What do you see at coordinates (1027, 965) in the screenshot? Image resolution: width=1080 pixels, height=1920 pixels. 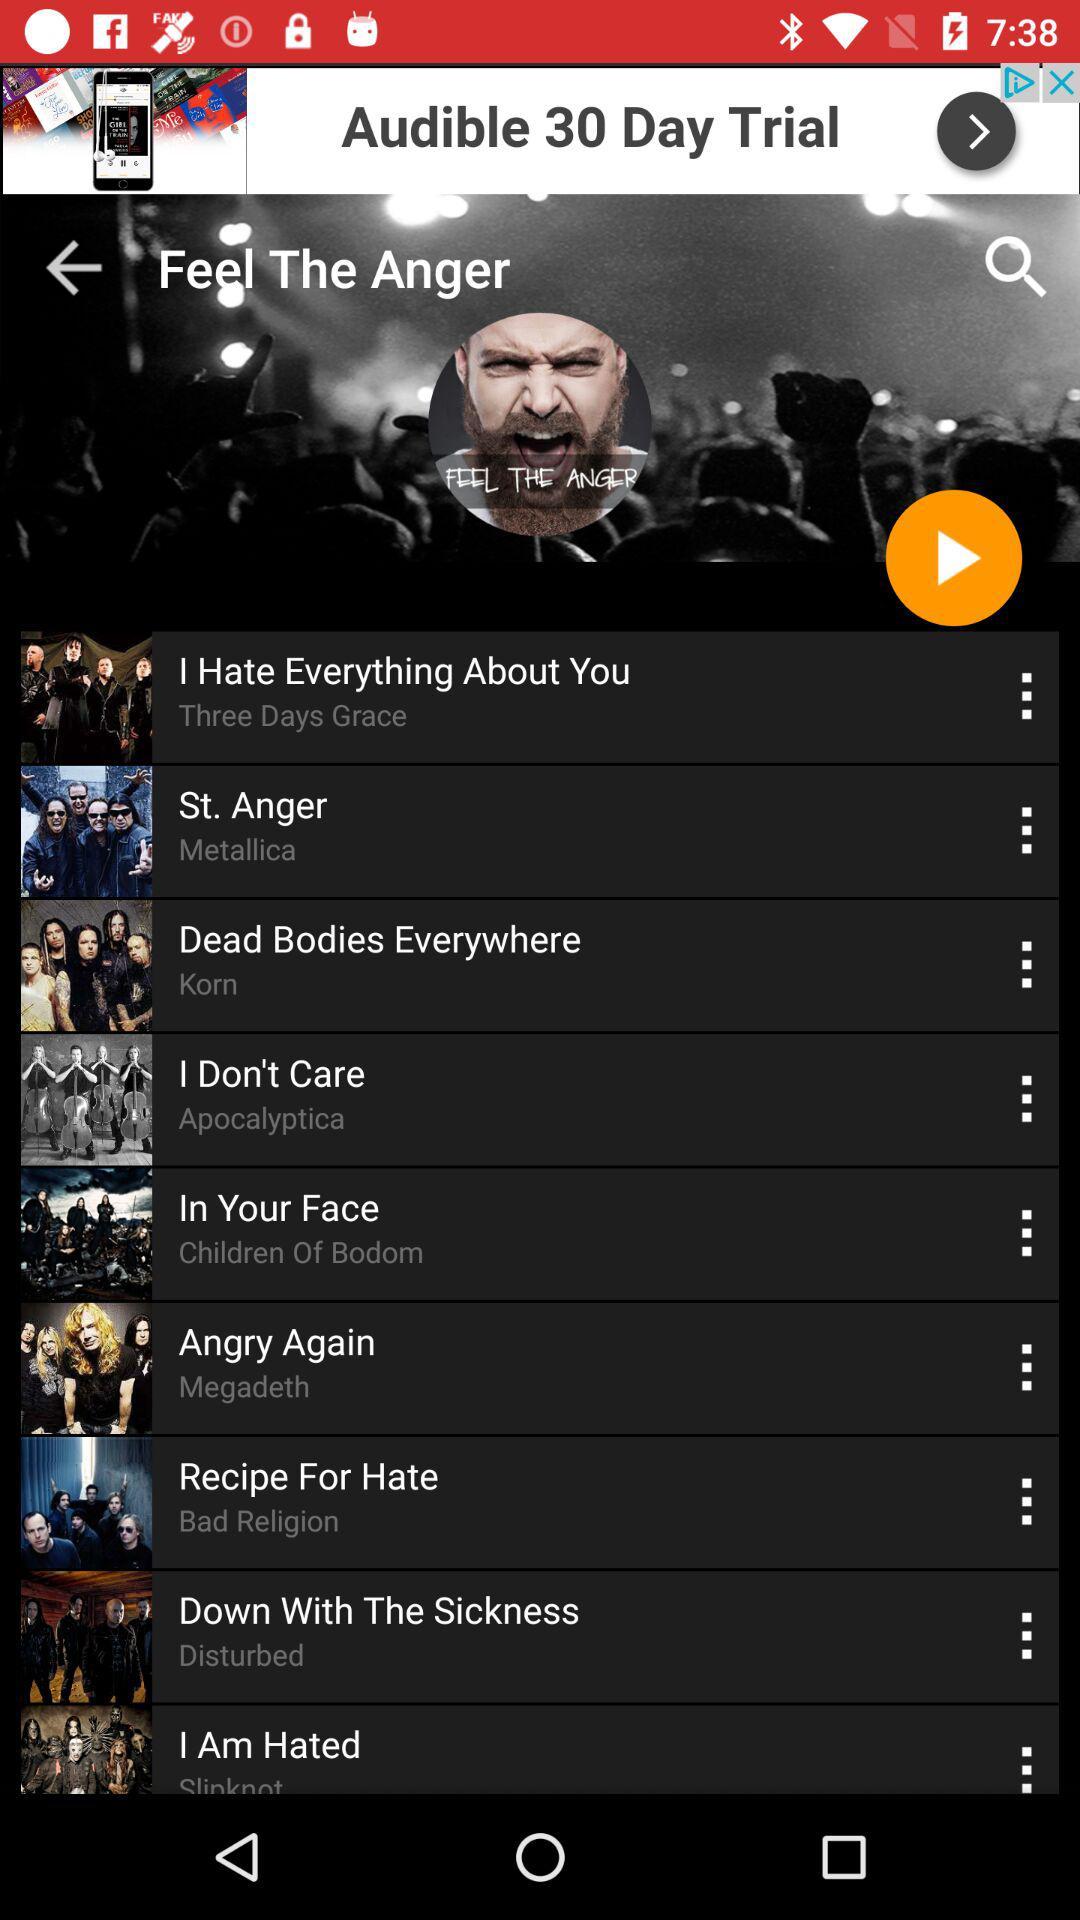 I see `more options` at bounding box center [1027, 965].